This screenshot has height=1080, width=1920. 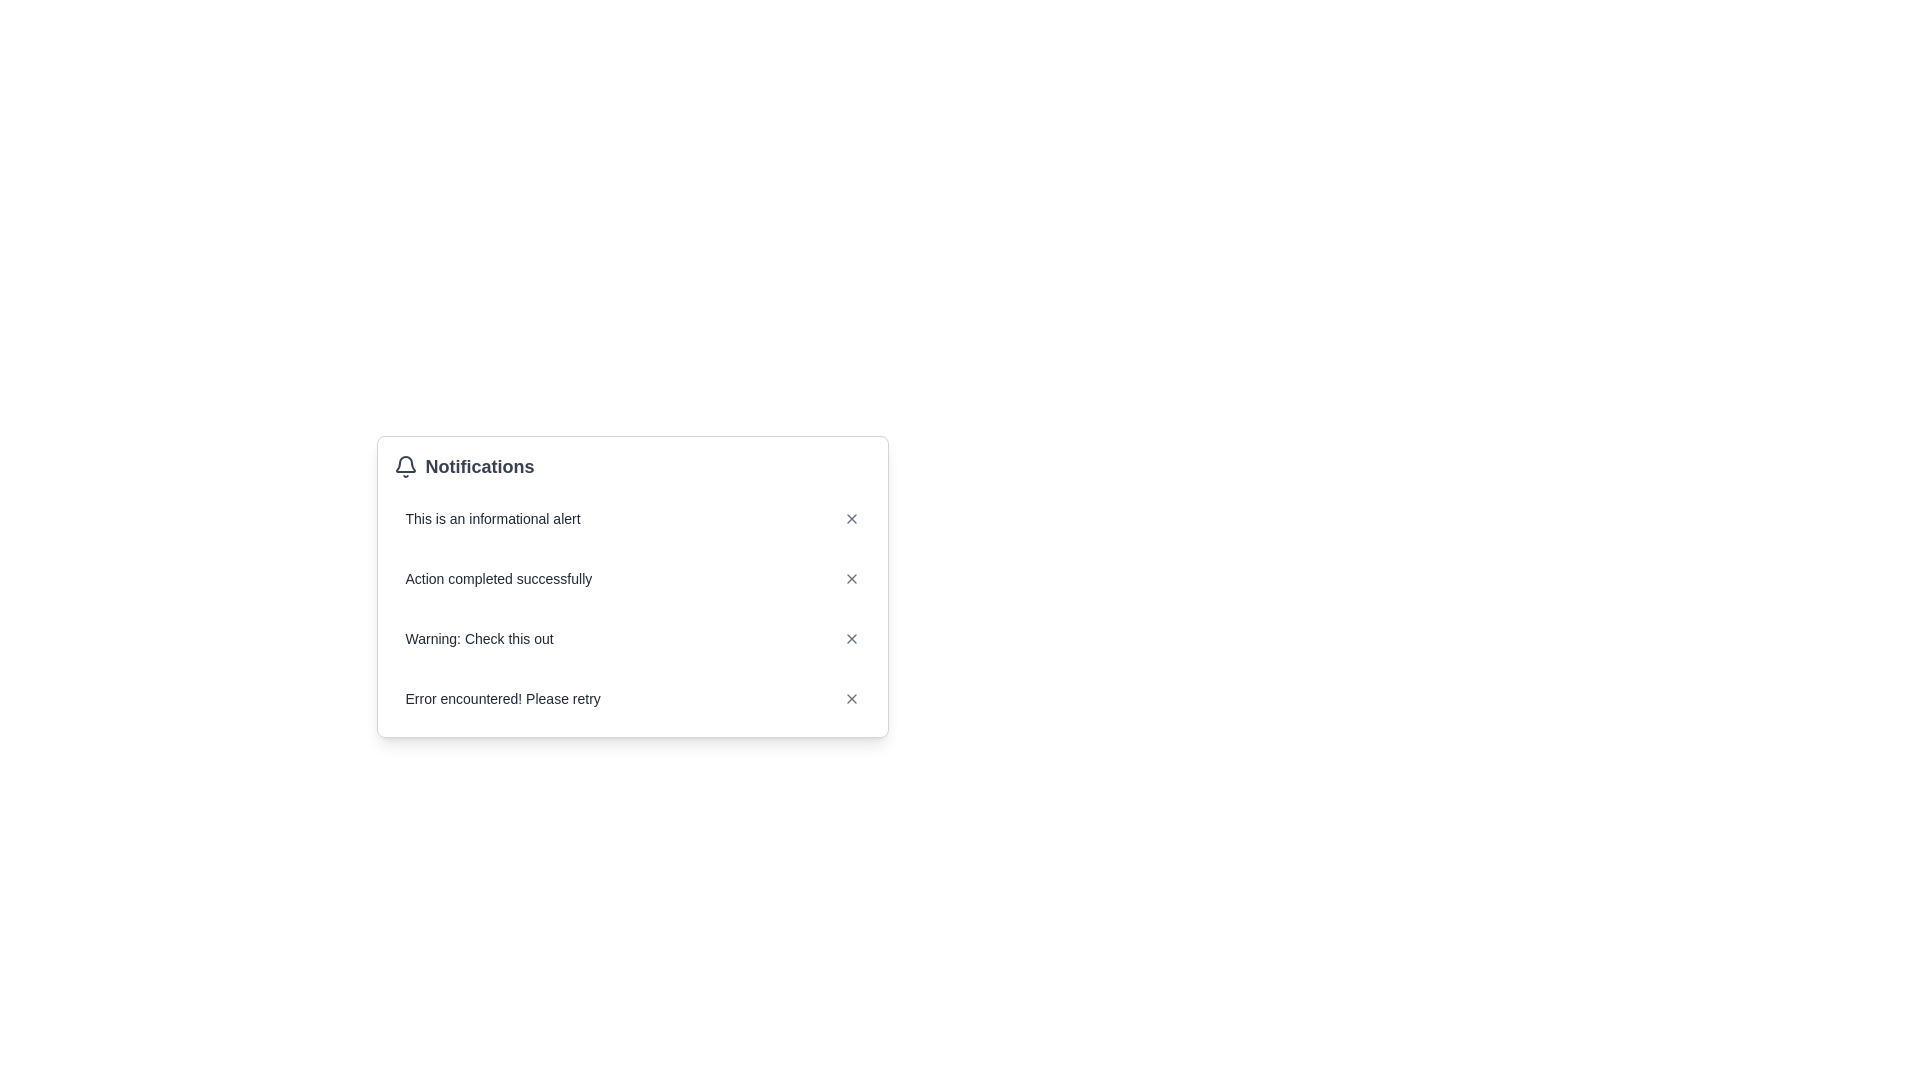 What do you see at coordinates (631, 518) in the screenshot?
I see `the Notification alert bar with a close button to read its content, which displays 'This is an informational alert'` at bounding box center [631, 518].